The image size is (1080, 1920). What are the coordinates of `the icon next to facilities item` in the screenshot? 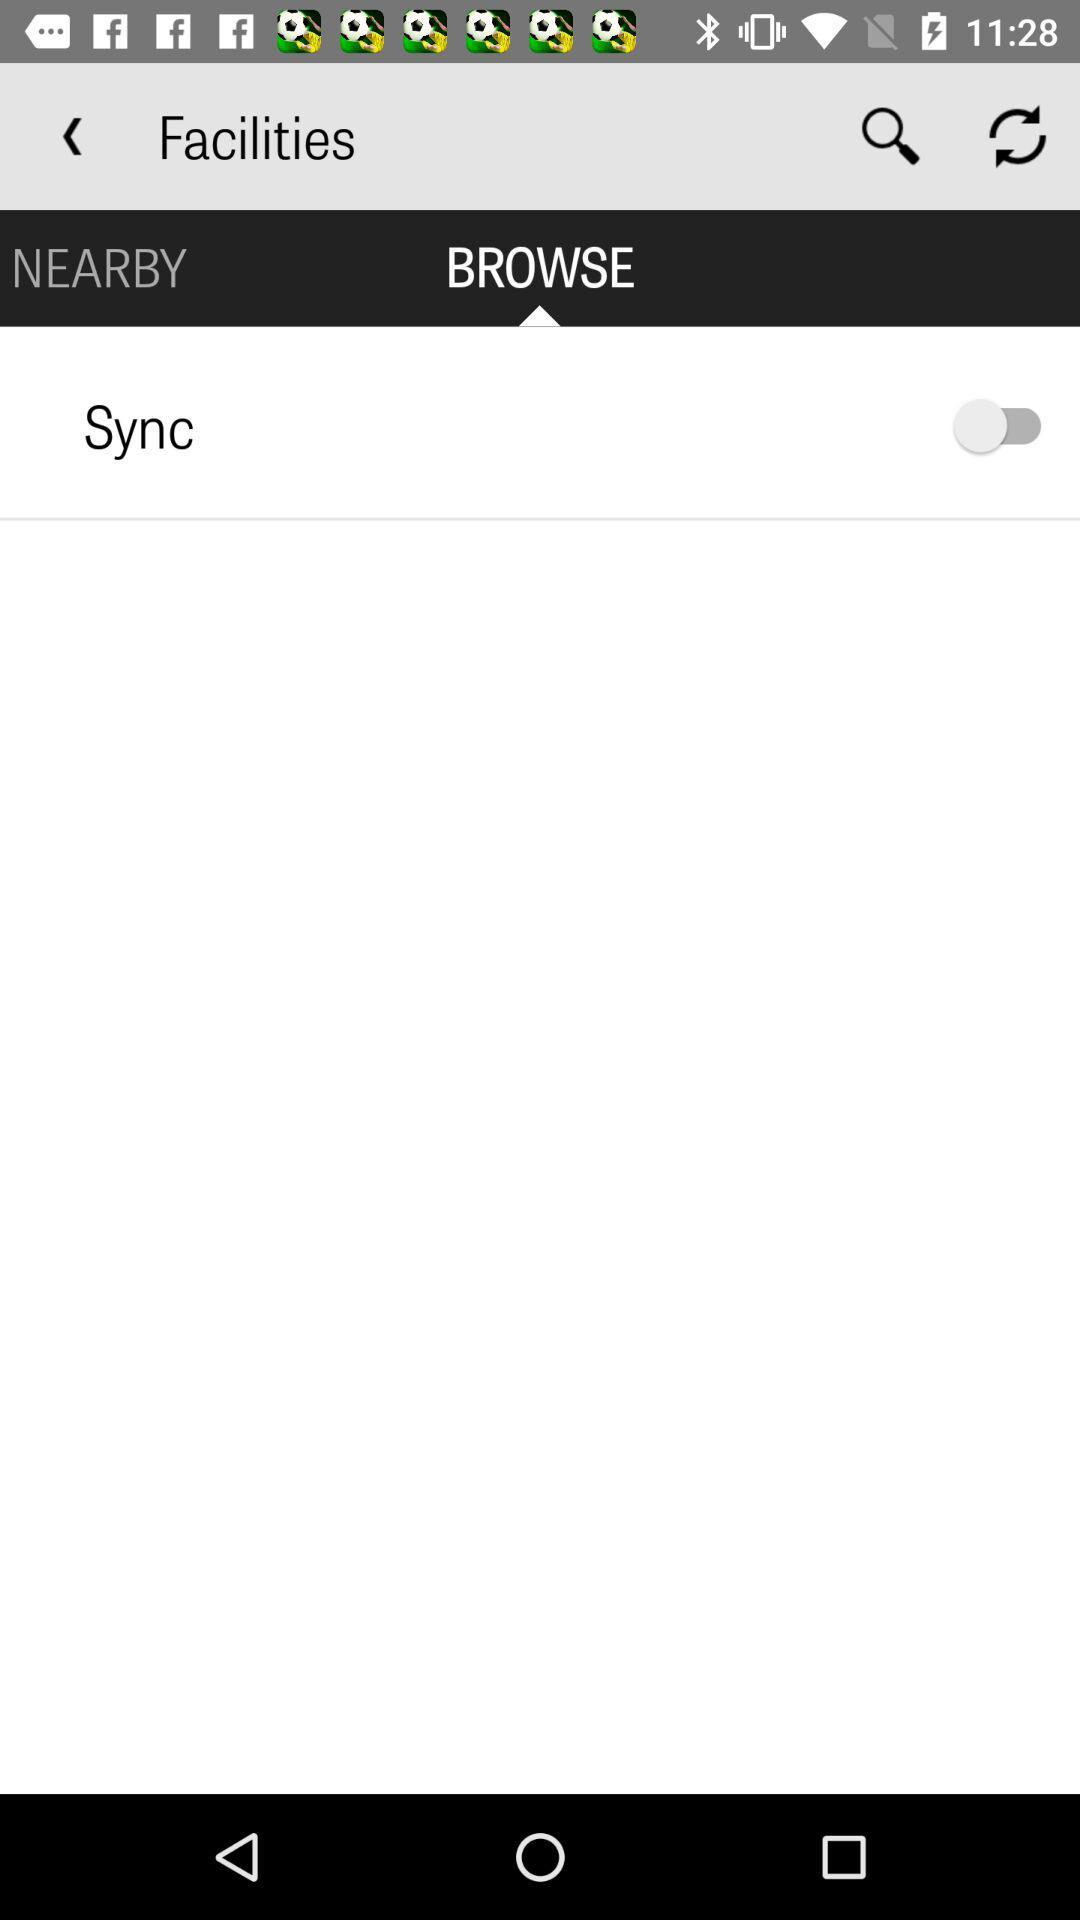 It's located at (890, 135).